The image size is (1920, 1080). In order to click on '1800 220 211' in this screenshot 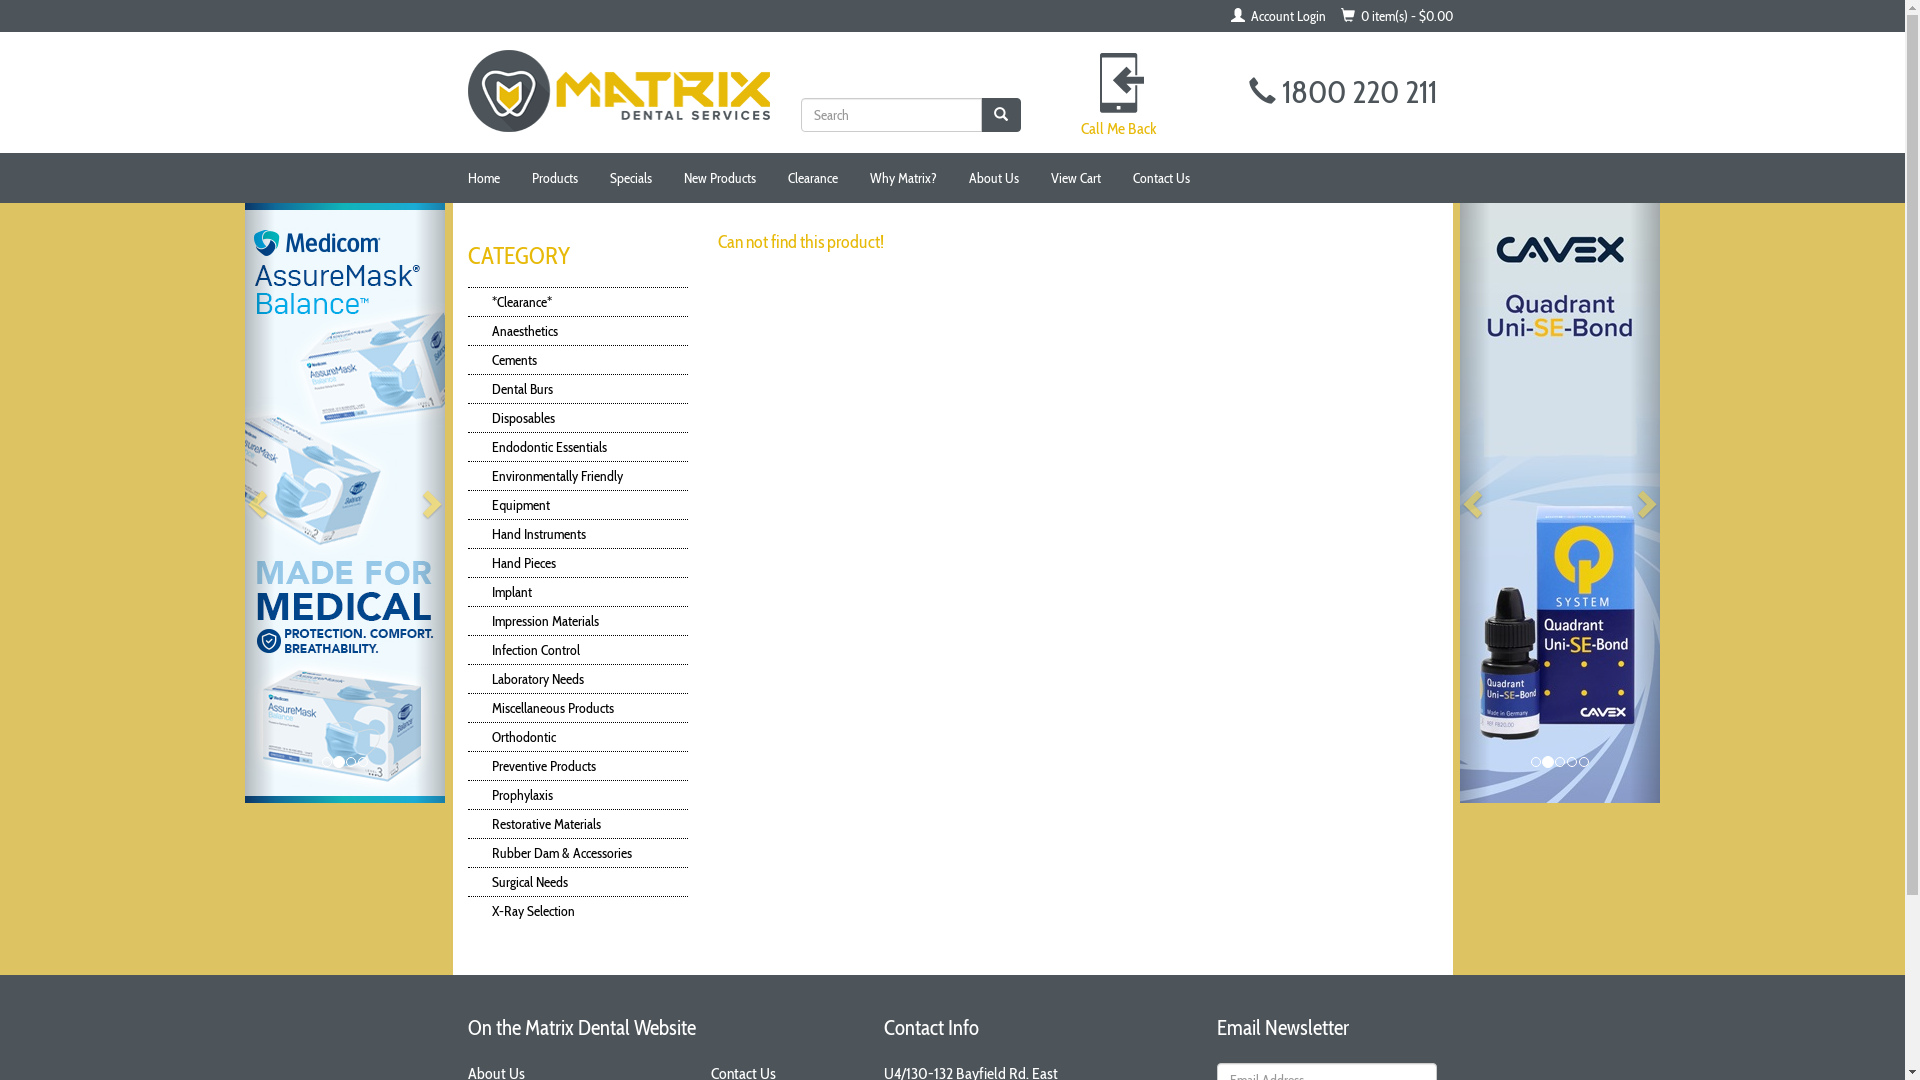, I will do `click(1343, 91)`.